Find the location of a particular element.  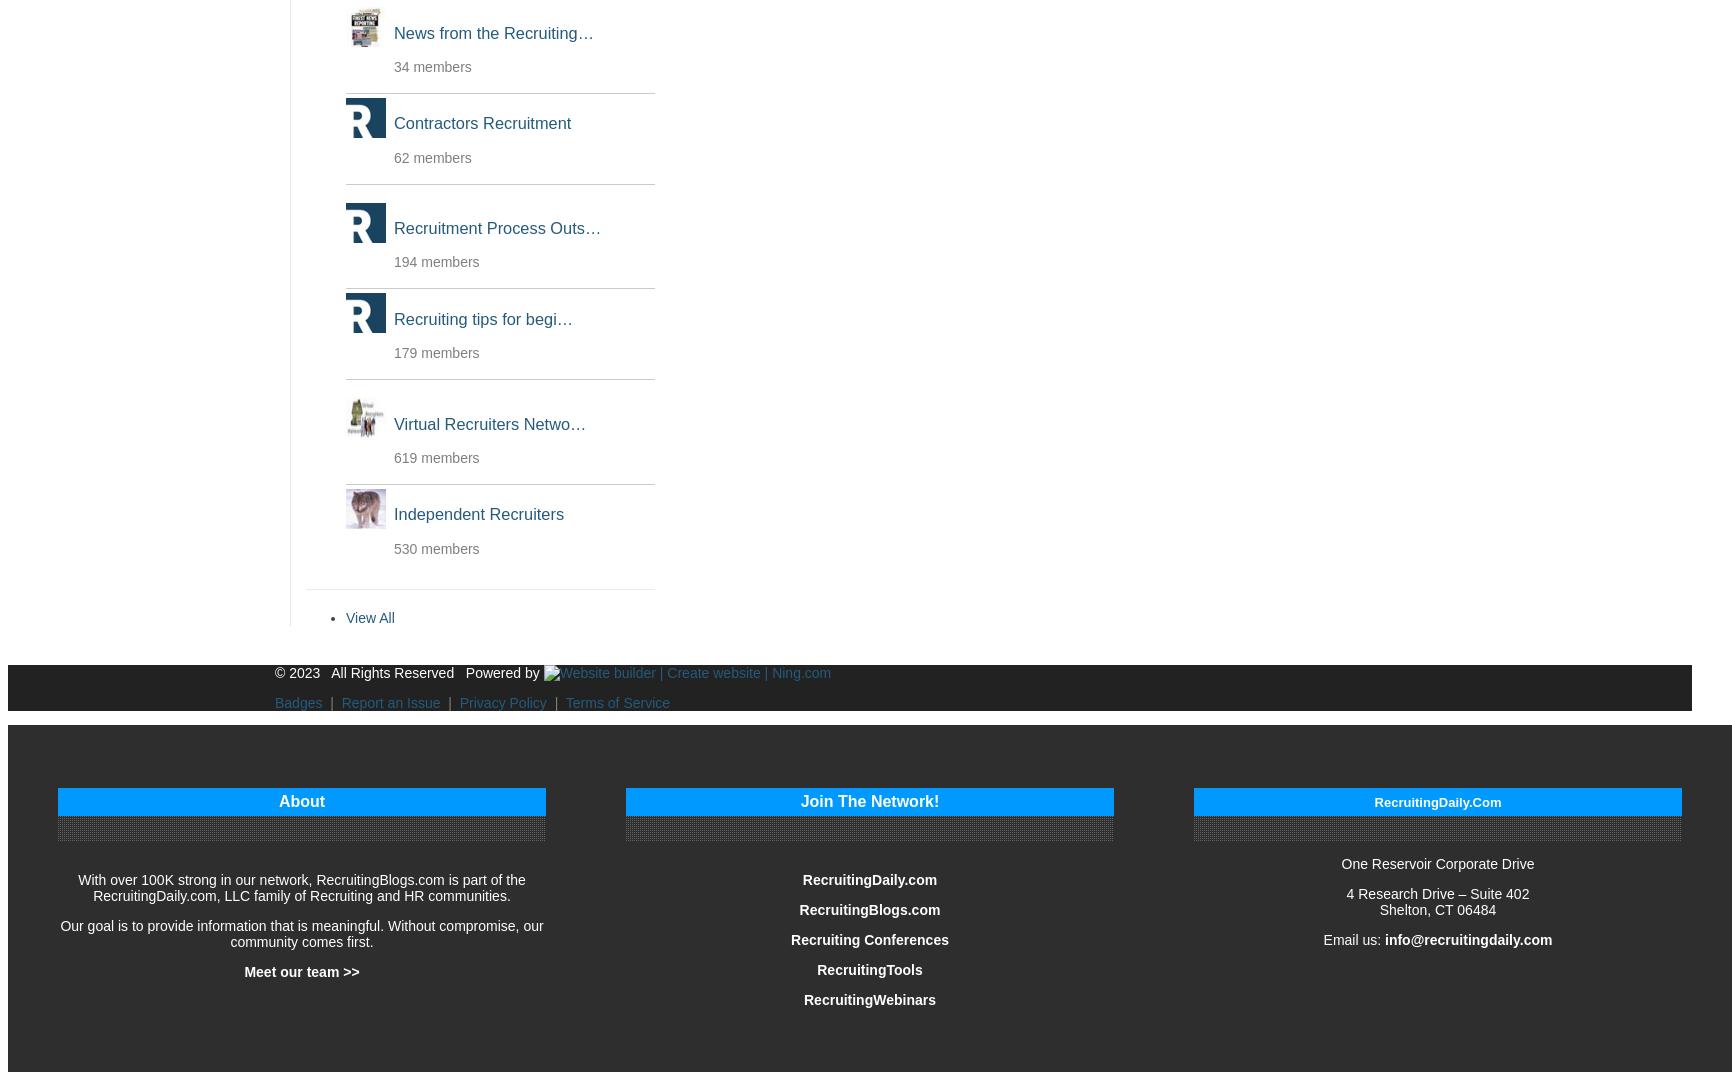

'34 members' is located at coordinates (431, 66).